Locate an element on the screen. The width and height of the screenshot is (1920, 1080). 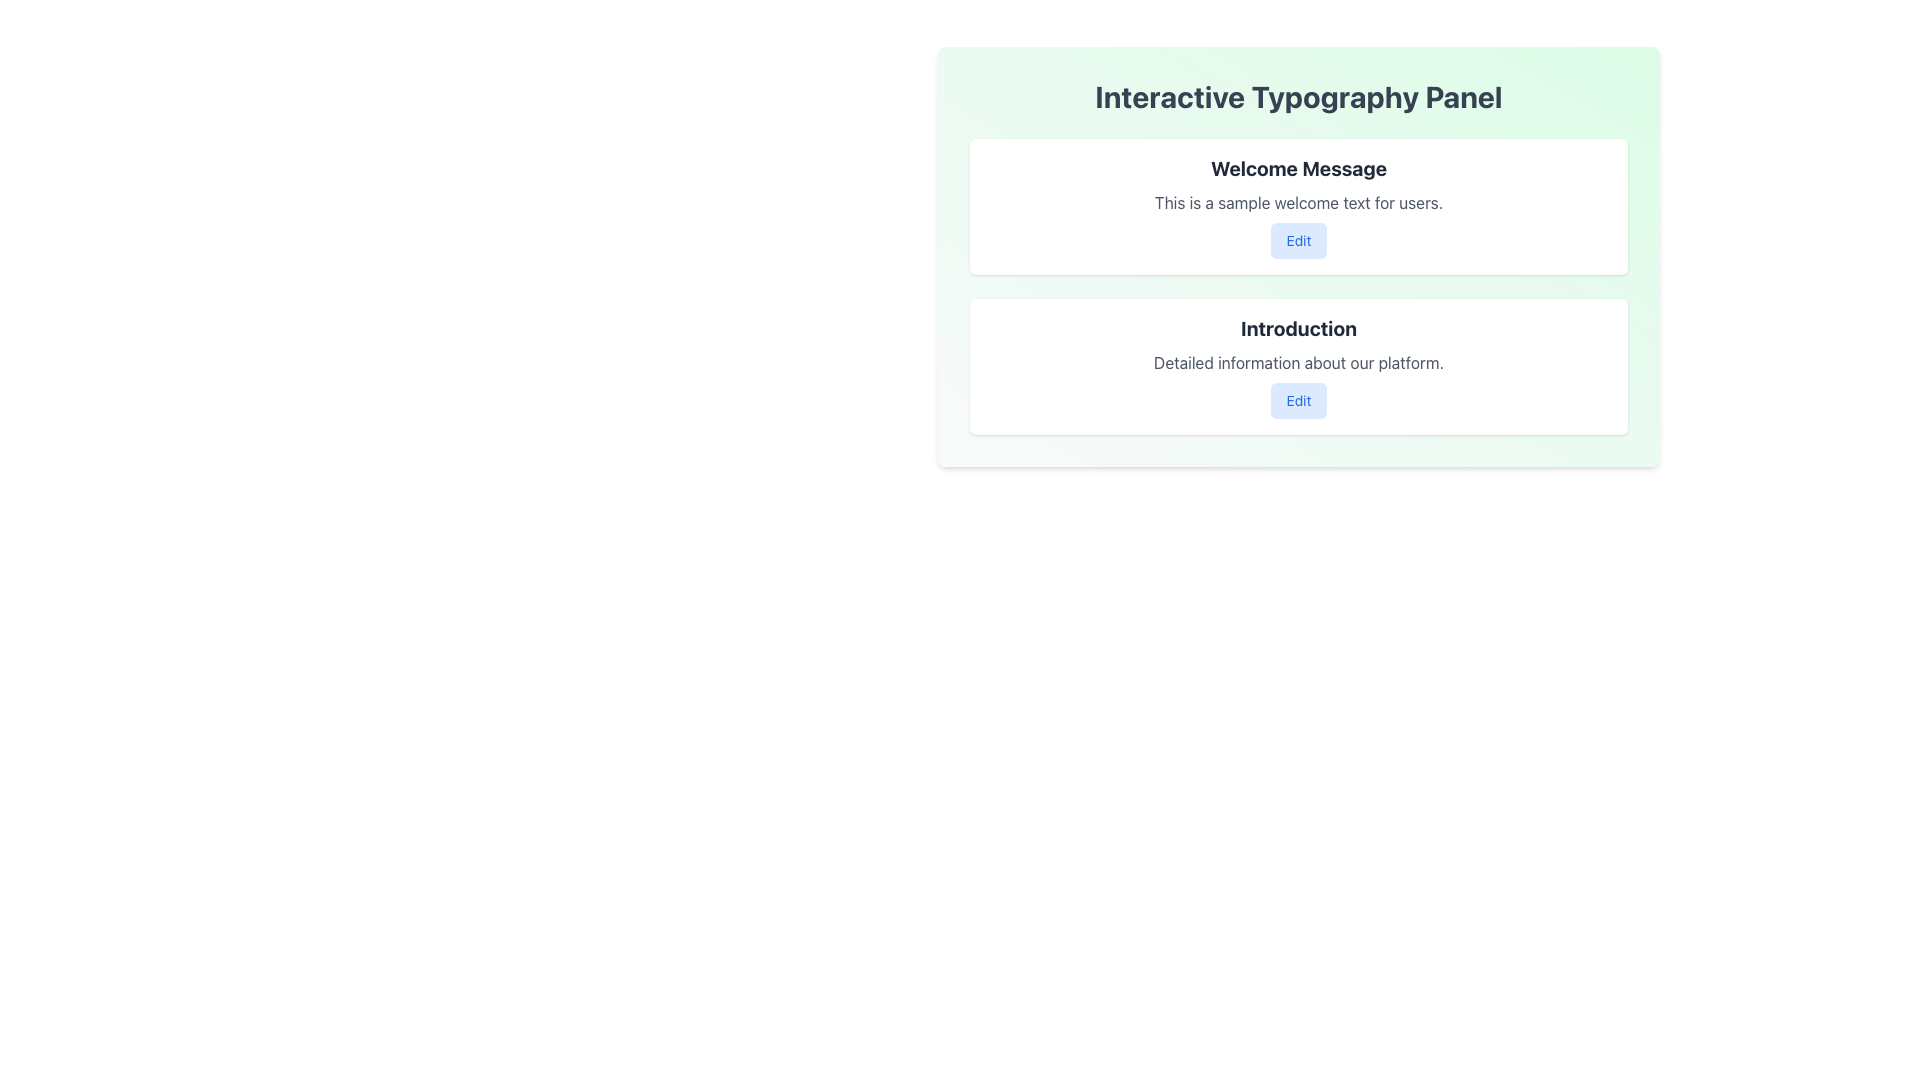
the 'Edit' button, which is styled with a rounded rectangle in light blue and is located in the lower part of the 'Introduction' section is located at coordinates (1299, 401).